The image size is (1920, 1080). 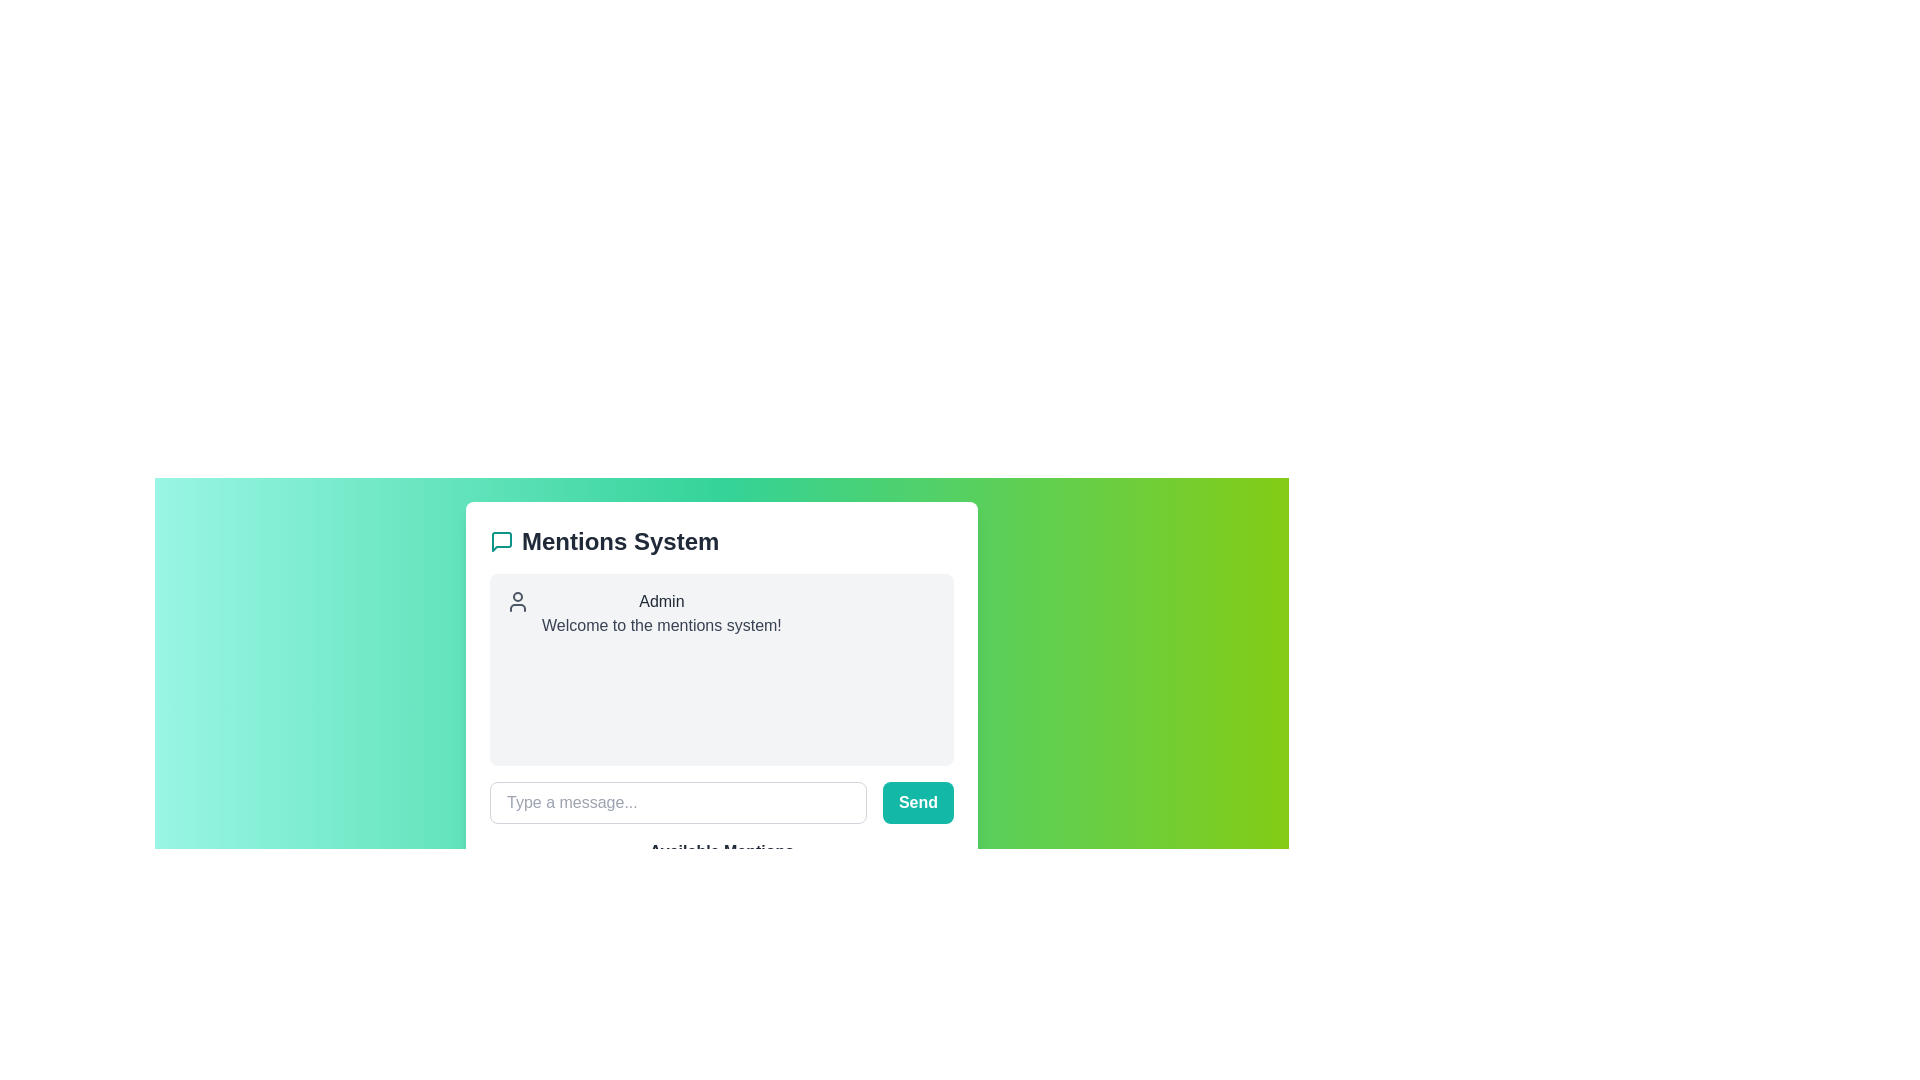 What do you see at coordinates (720, 852) in the screenshot?
I see `the text label that reads 'Available Mentions', which is styled in gray and bold, by moving the cursor to its center and clicking on it` at bounding box center [720, 852].